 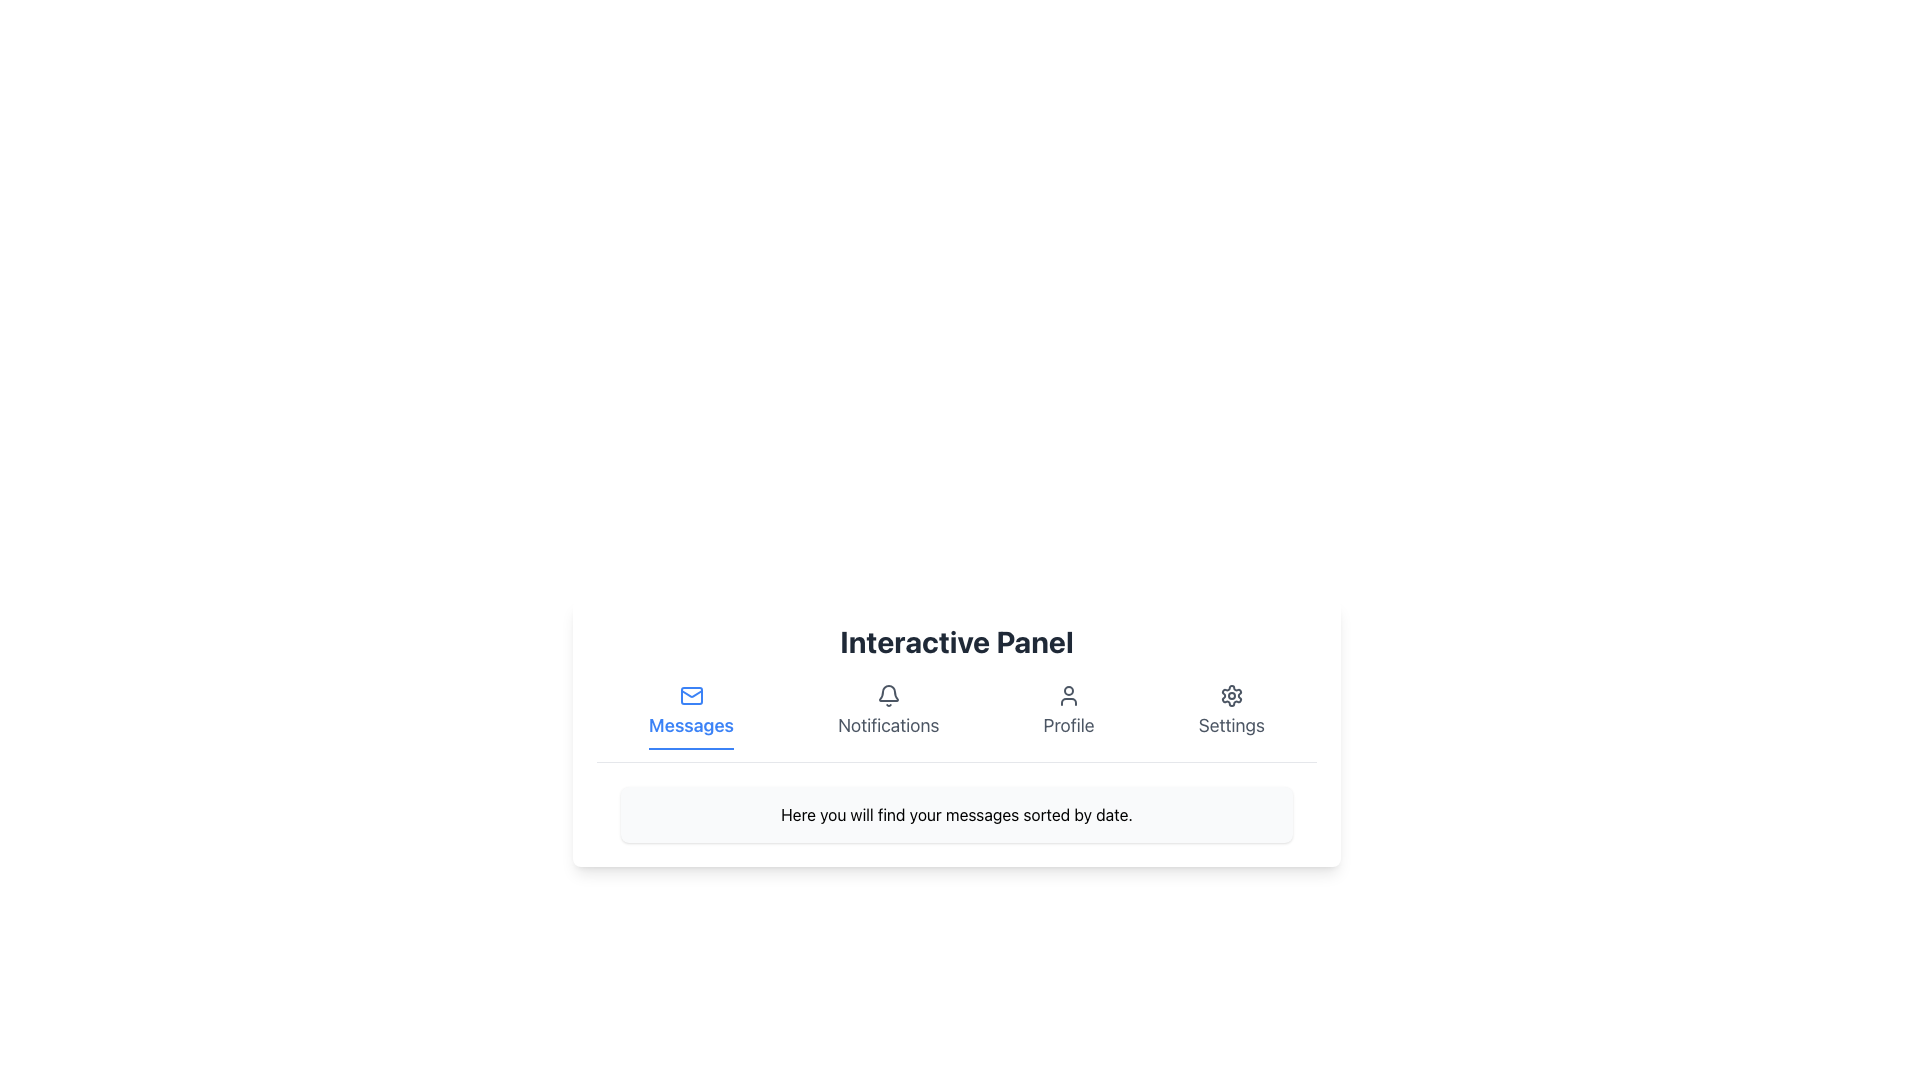 I want to click on the notifications icon located beneath the 'Interactive Panel' title, so click(x=887, y=692).